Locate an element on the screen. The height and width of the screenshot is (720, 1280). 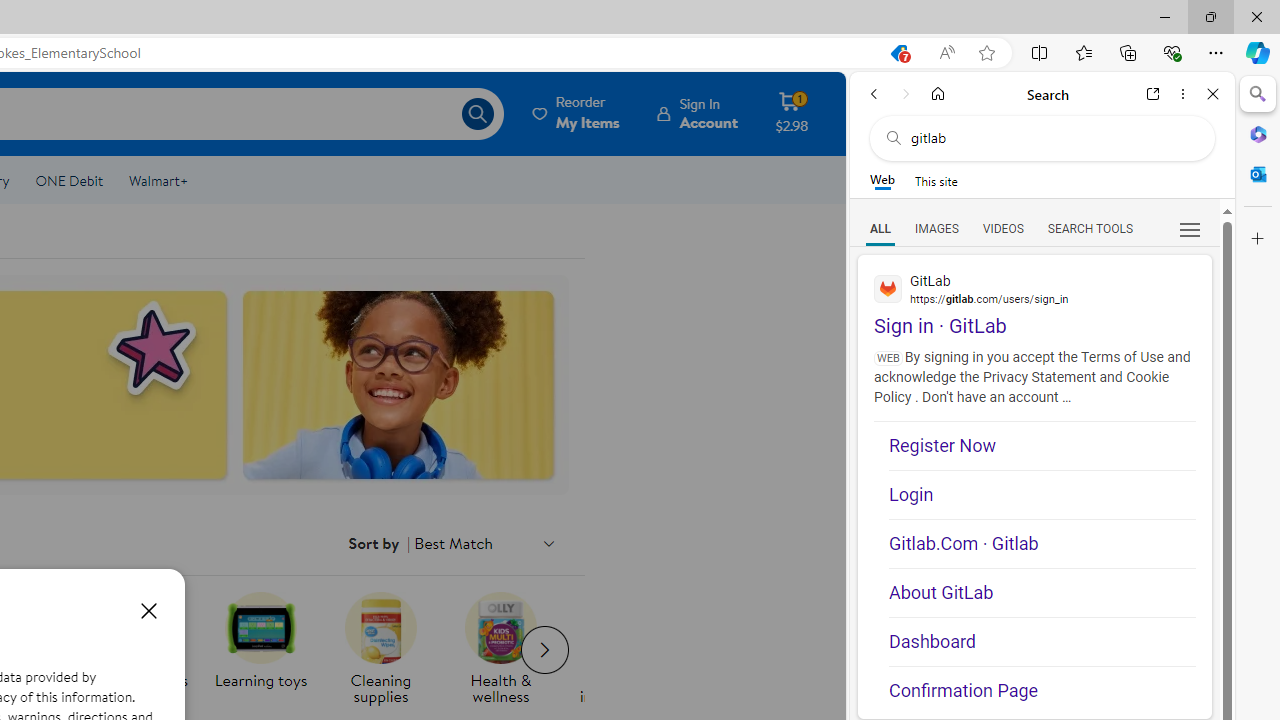
'Confirmation Page' is located at coordinates (1041, 683).